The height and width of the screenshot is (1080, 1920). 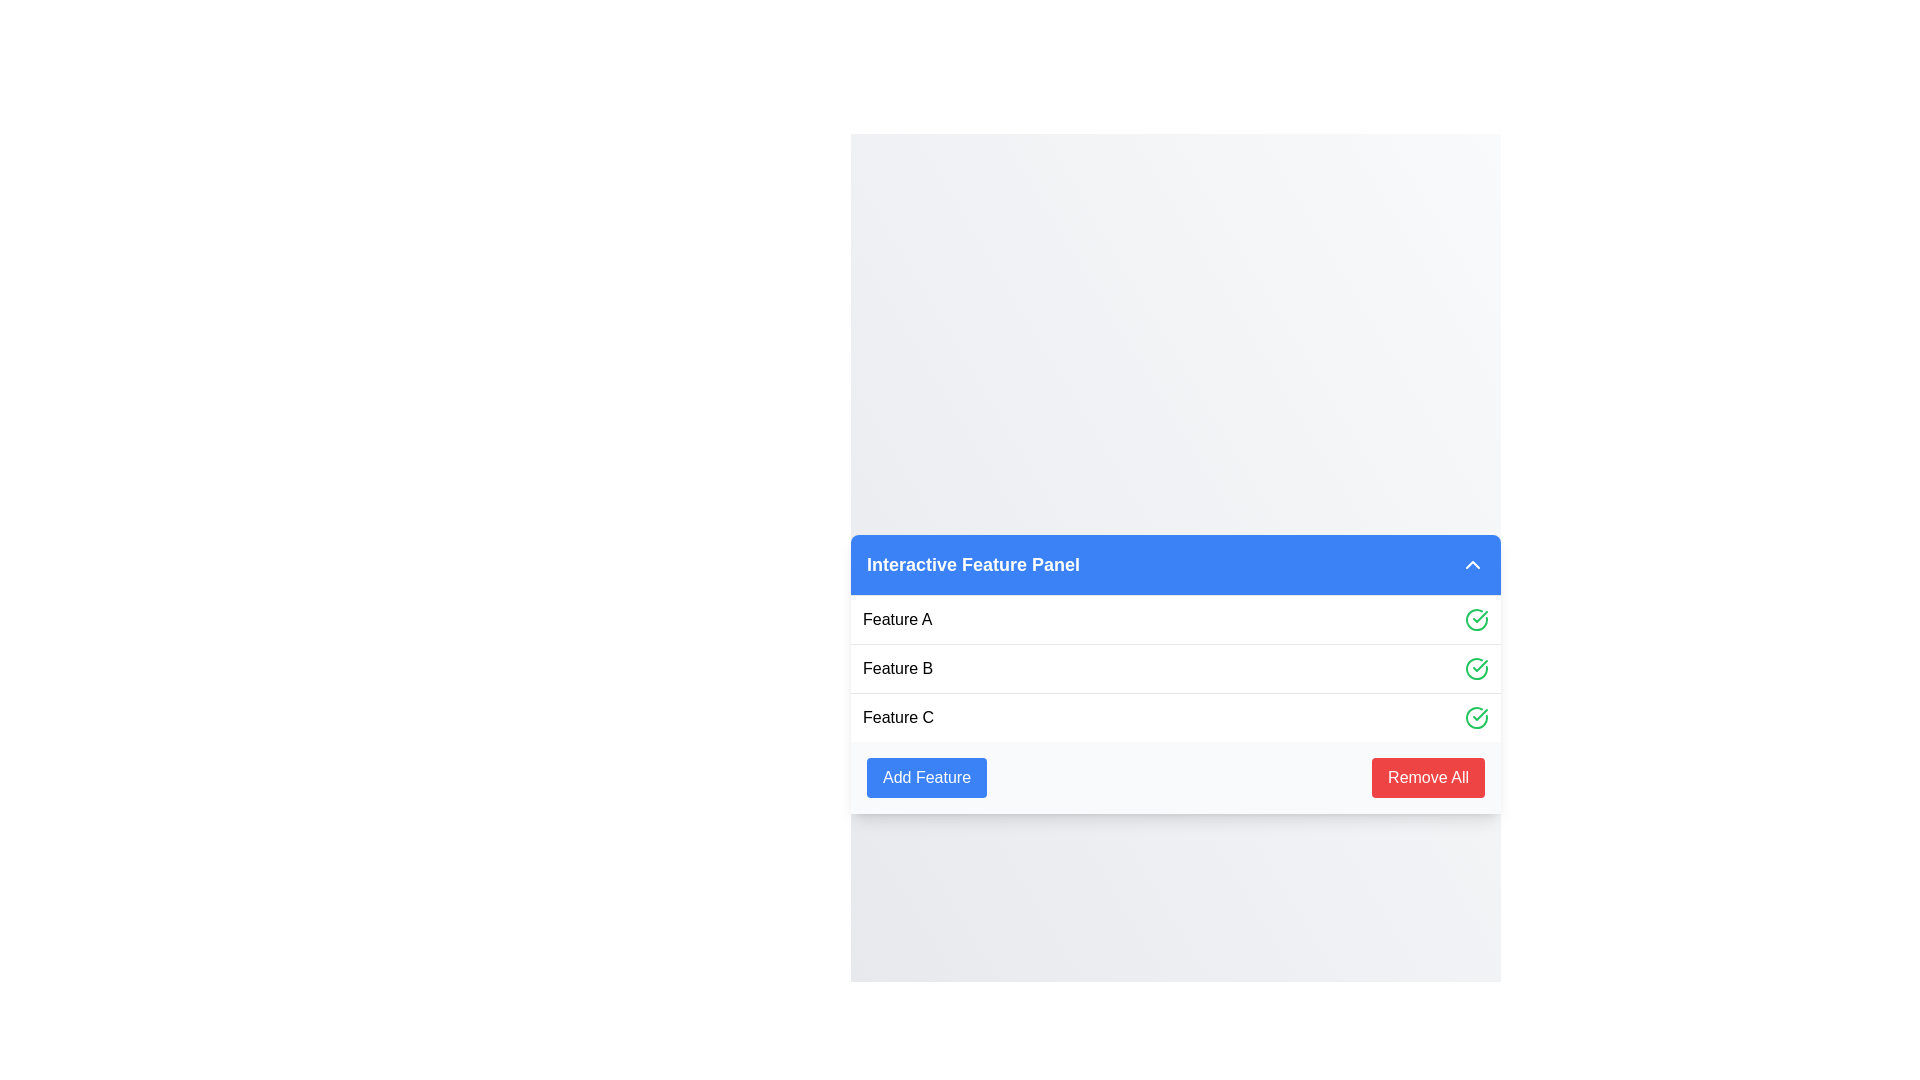 What do you see at coordinates (1473, 564) in the screenshot?
I see `the downward-pointing chevron icon button with a bluish background located to the right of the 'Interactive Feature Panel' header` at bounding box center [1473, 564].